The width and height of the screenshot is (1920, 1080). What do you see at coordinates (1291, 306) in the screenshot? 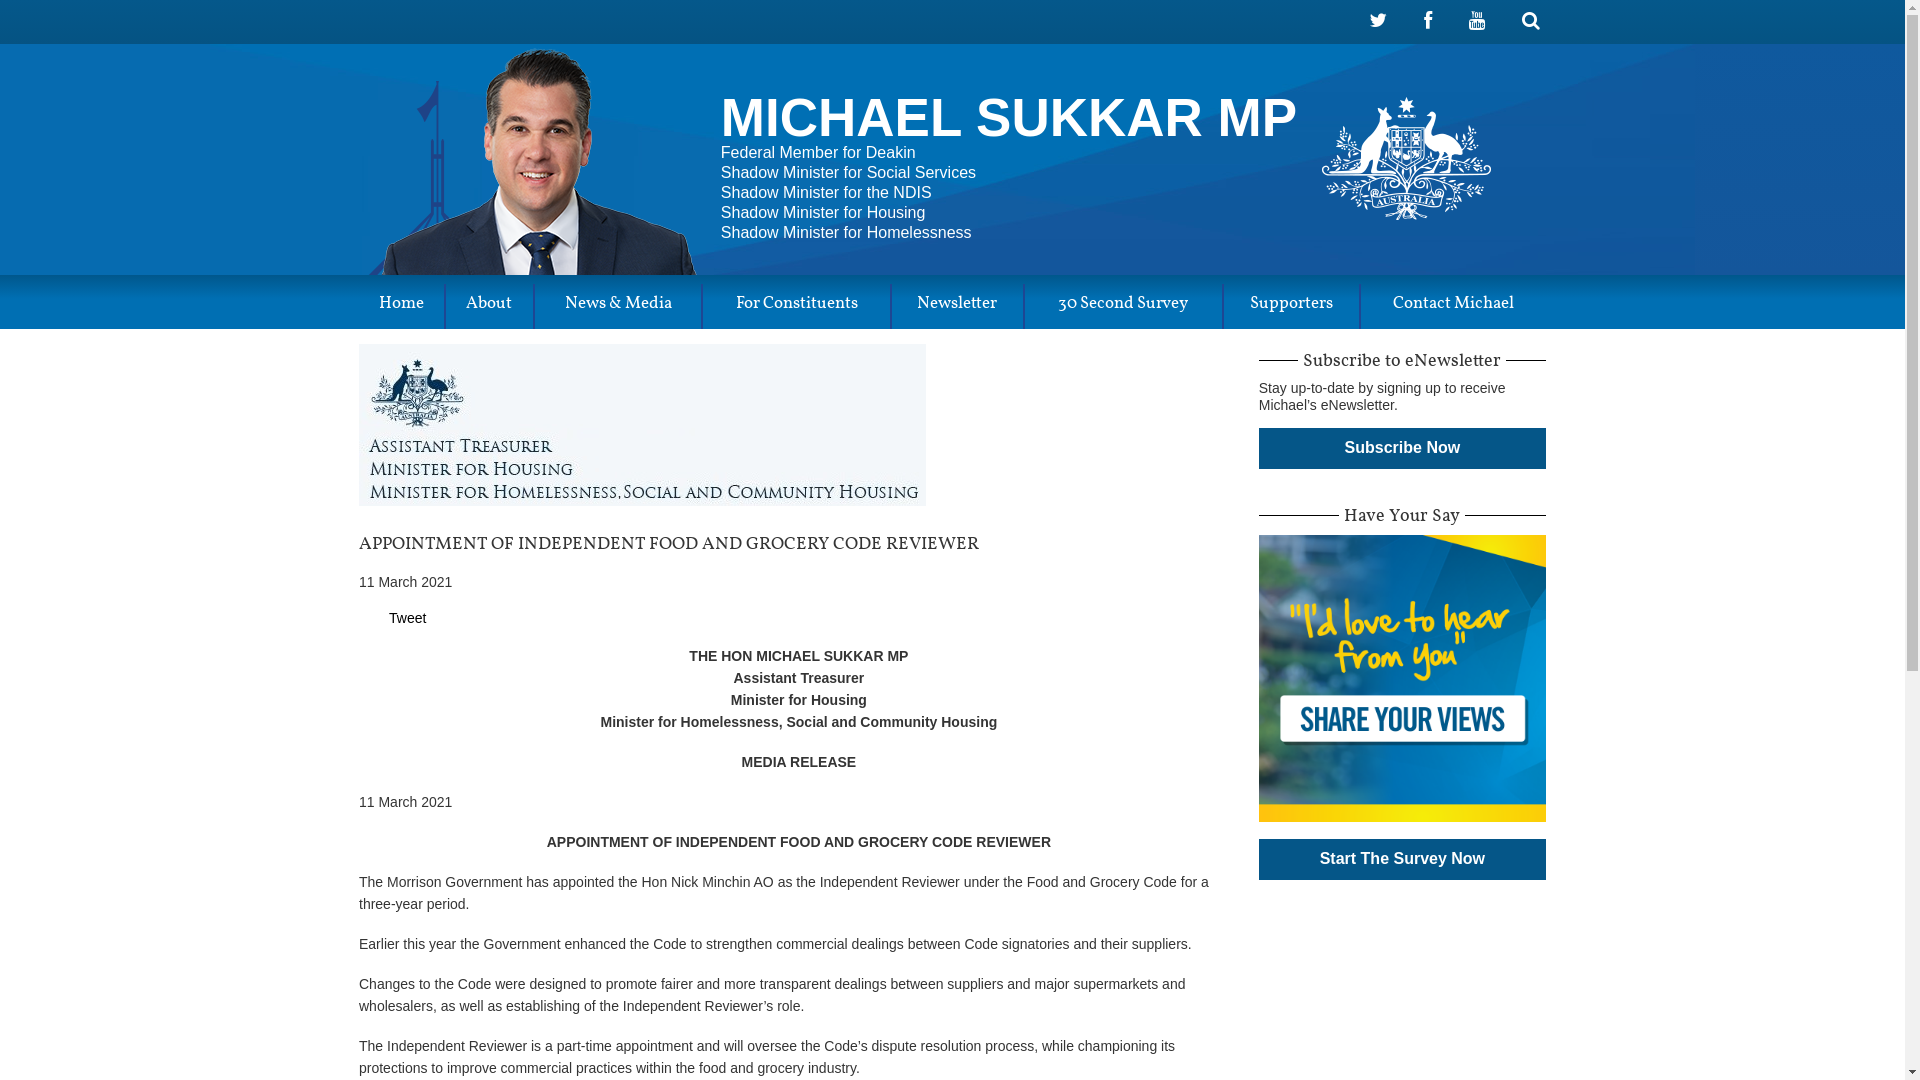
I see `'Supporters'` at bounding box center [1291, 306].